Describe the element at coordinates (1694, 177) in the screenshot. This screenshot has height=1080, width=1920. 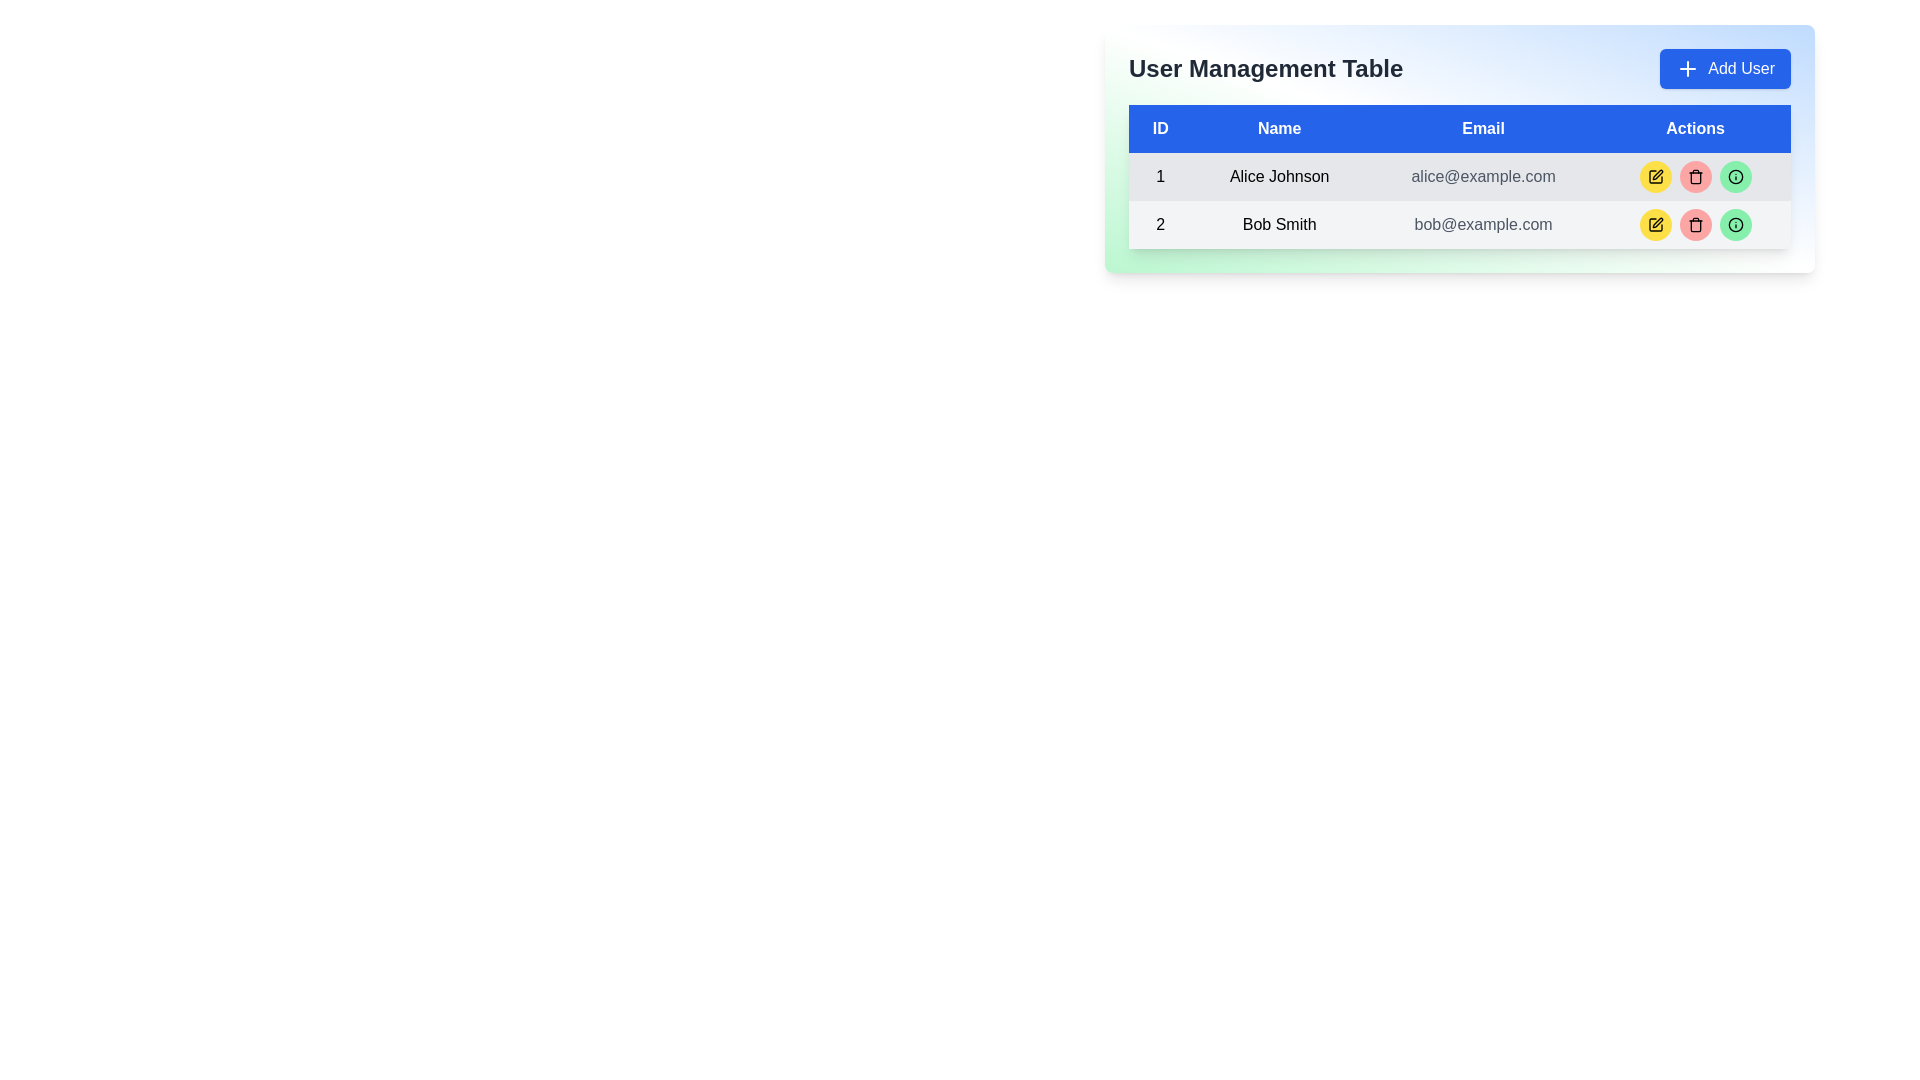
I see `the rectangular body of the trash can icon in the 'Actions' column for user 'Bob Smith' in the second row of the user management table` at that location.